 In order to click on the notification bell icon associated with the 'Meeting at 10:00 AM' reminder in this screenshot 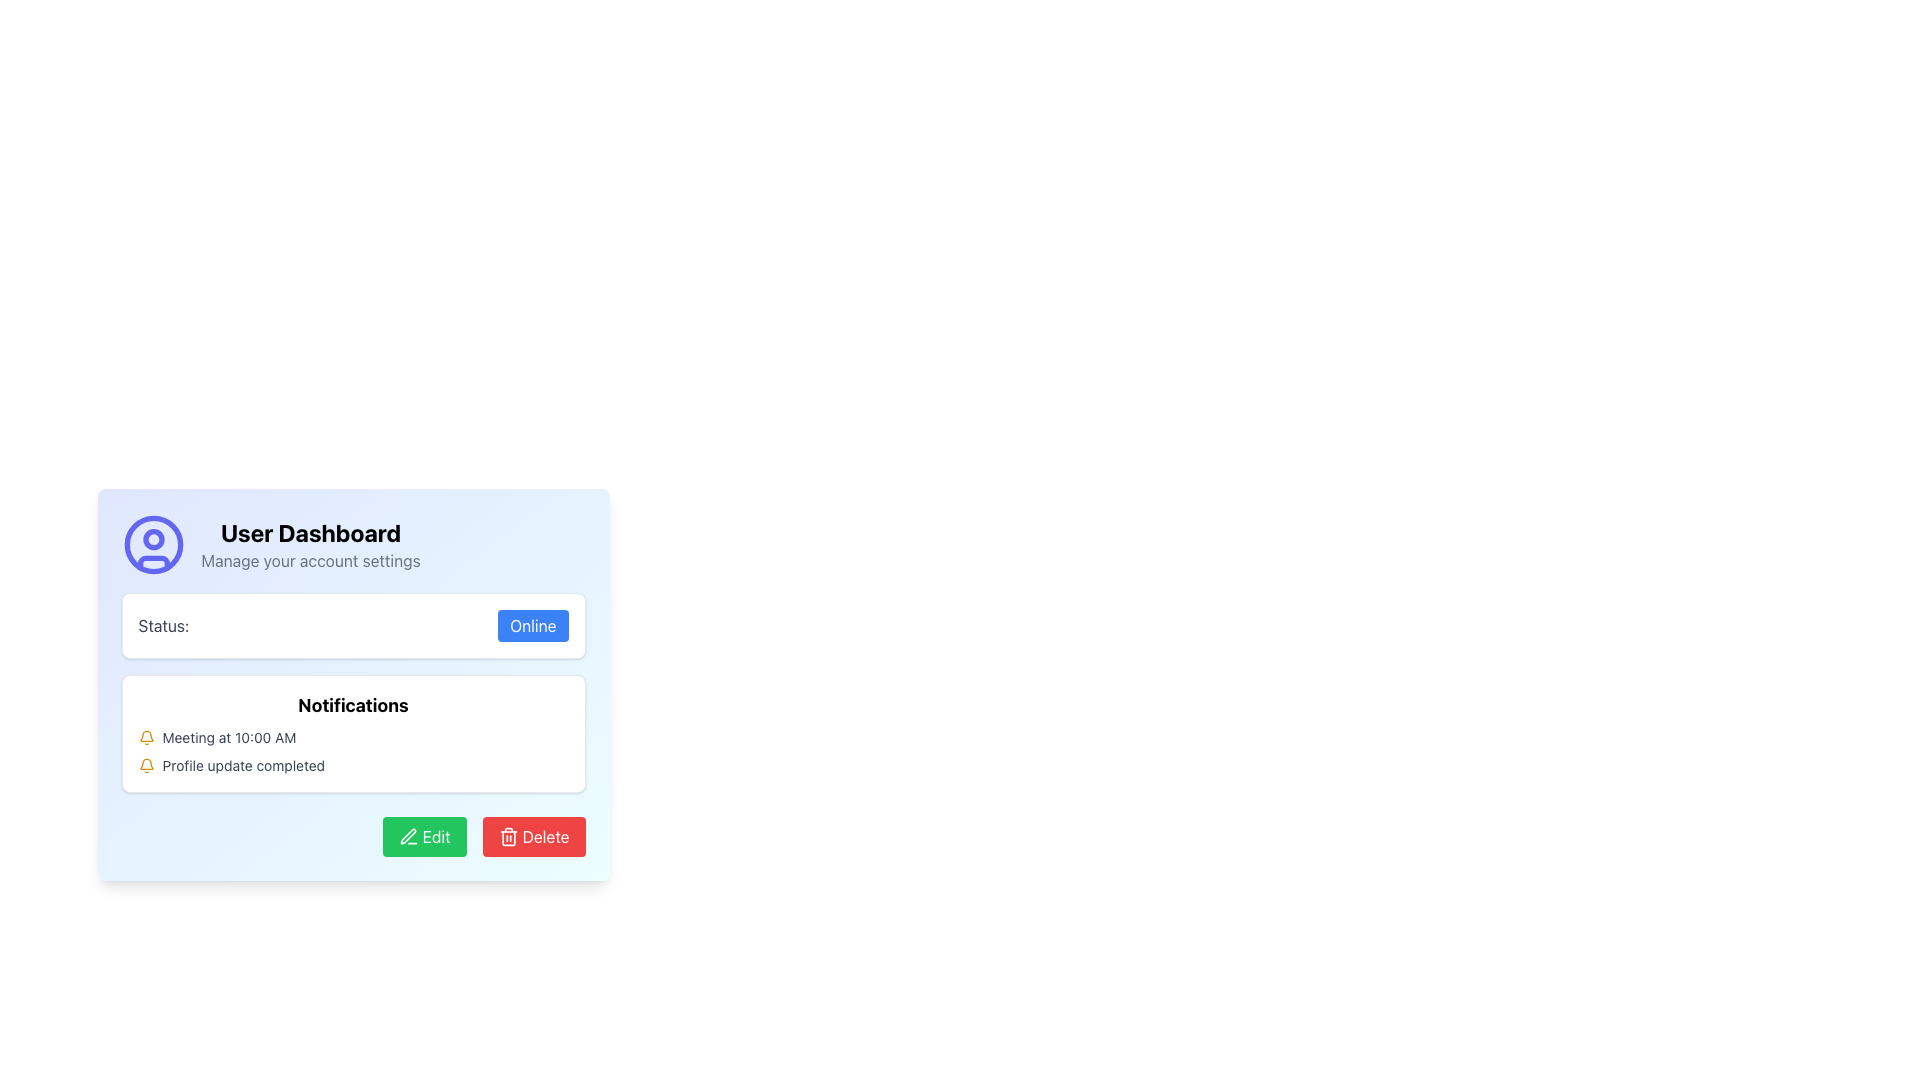, I will do `click(145, 737)`.